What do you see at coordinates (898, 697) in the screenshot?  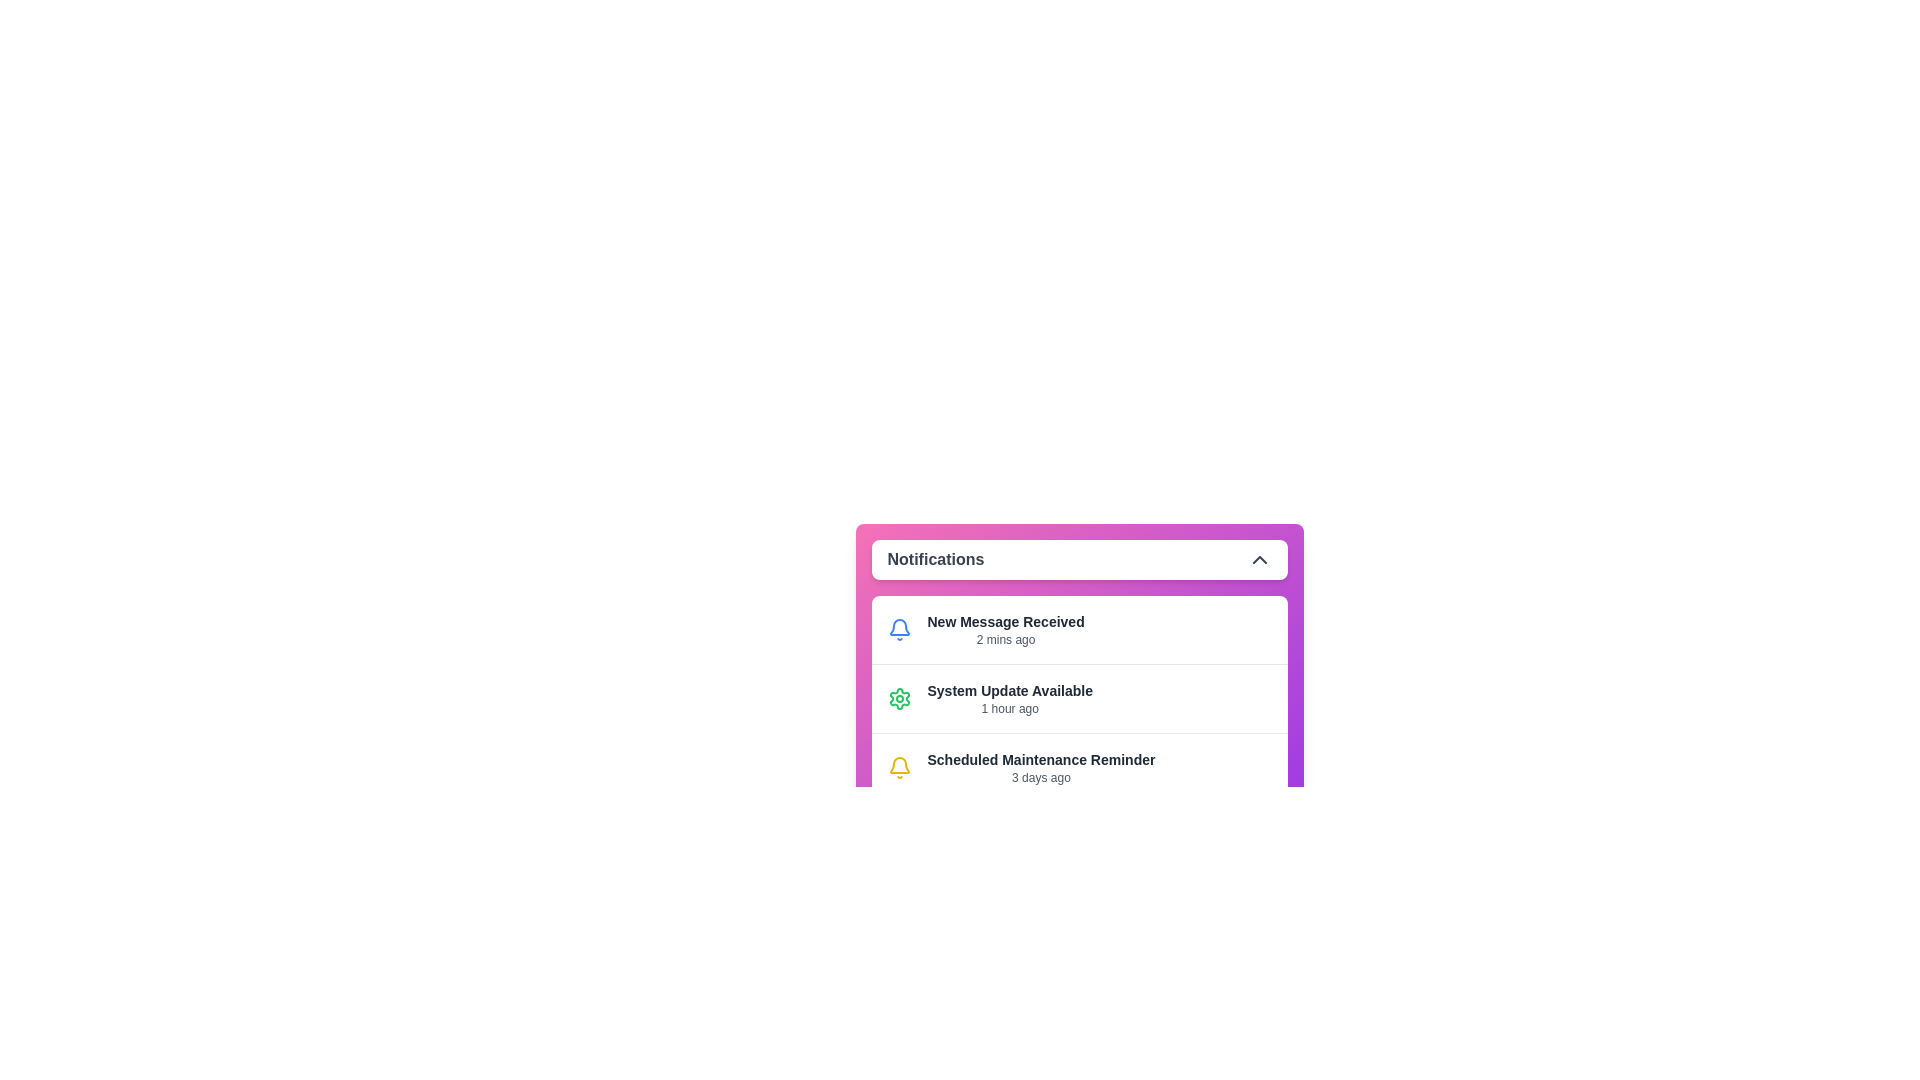 I see `the settings icon next to the 'System Update Available' notification` at bounding box center [898, 697].